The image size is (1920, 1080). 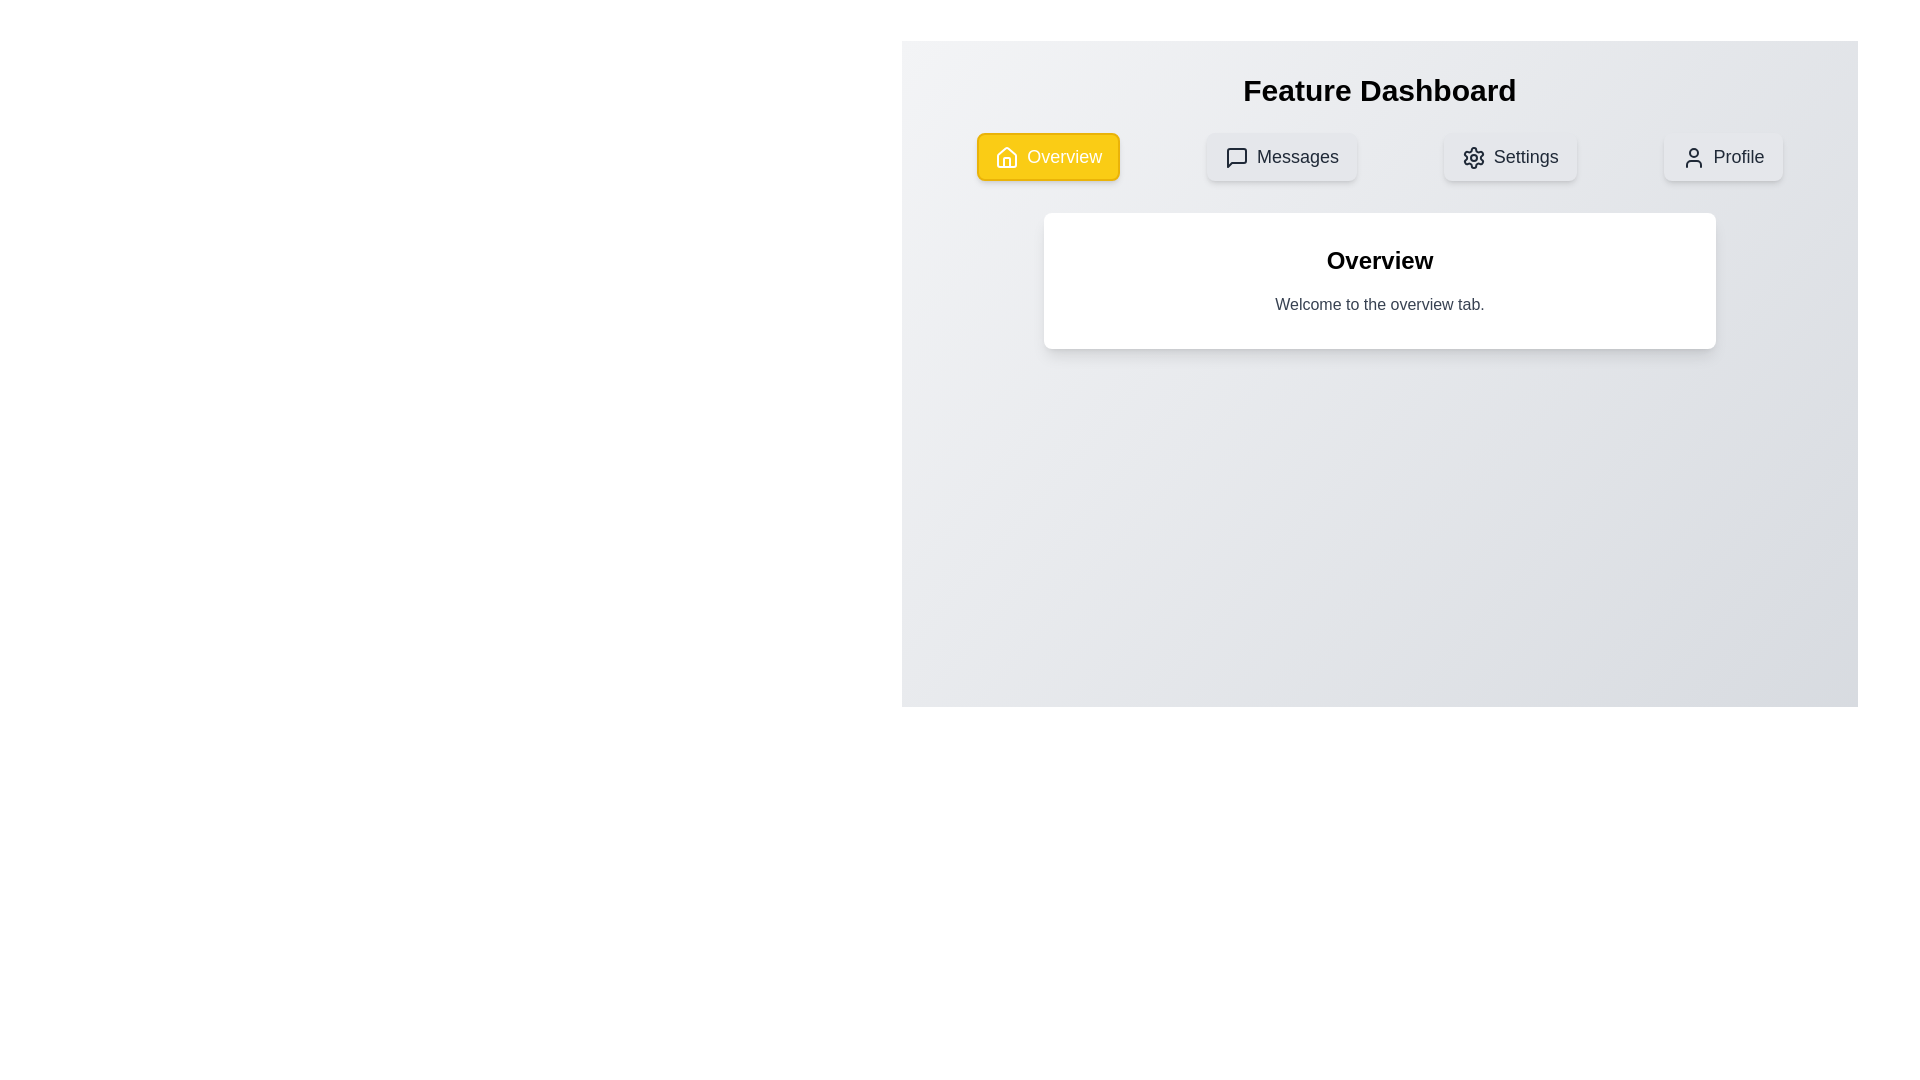 I want to click on the Profile tab by clicking on its corresponding button, so click(x=1722, y=156).